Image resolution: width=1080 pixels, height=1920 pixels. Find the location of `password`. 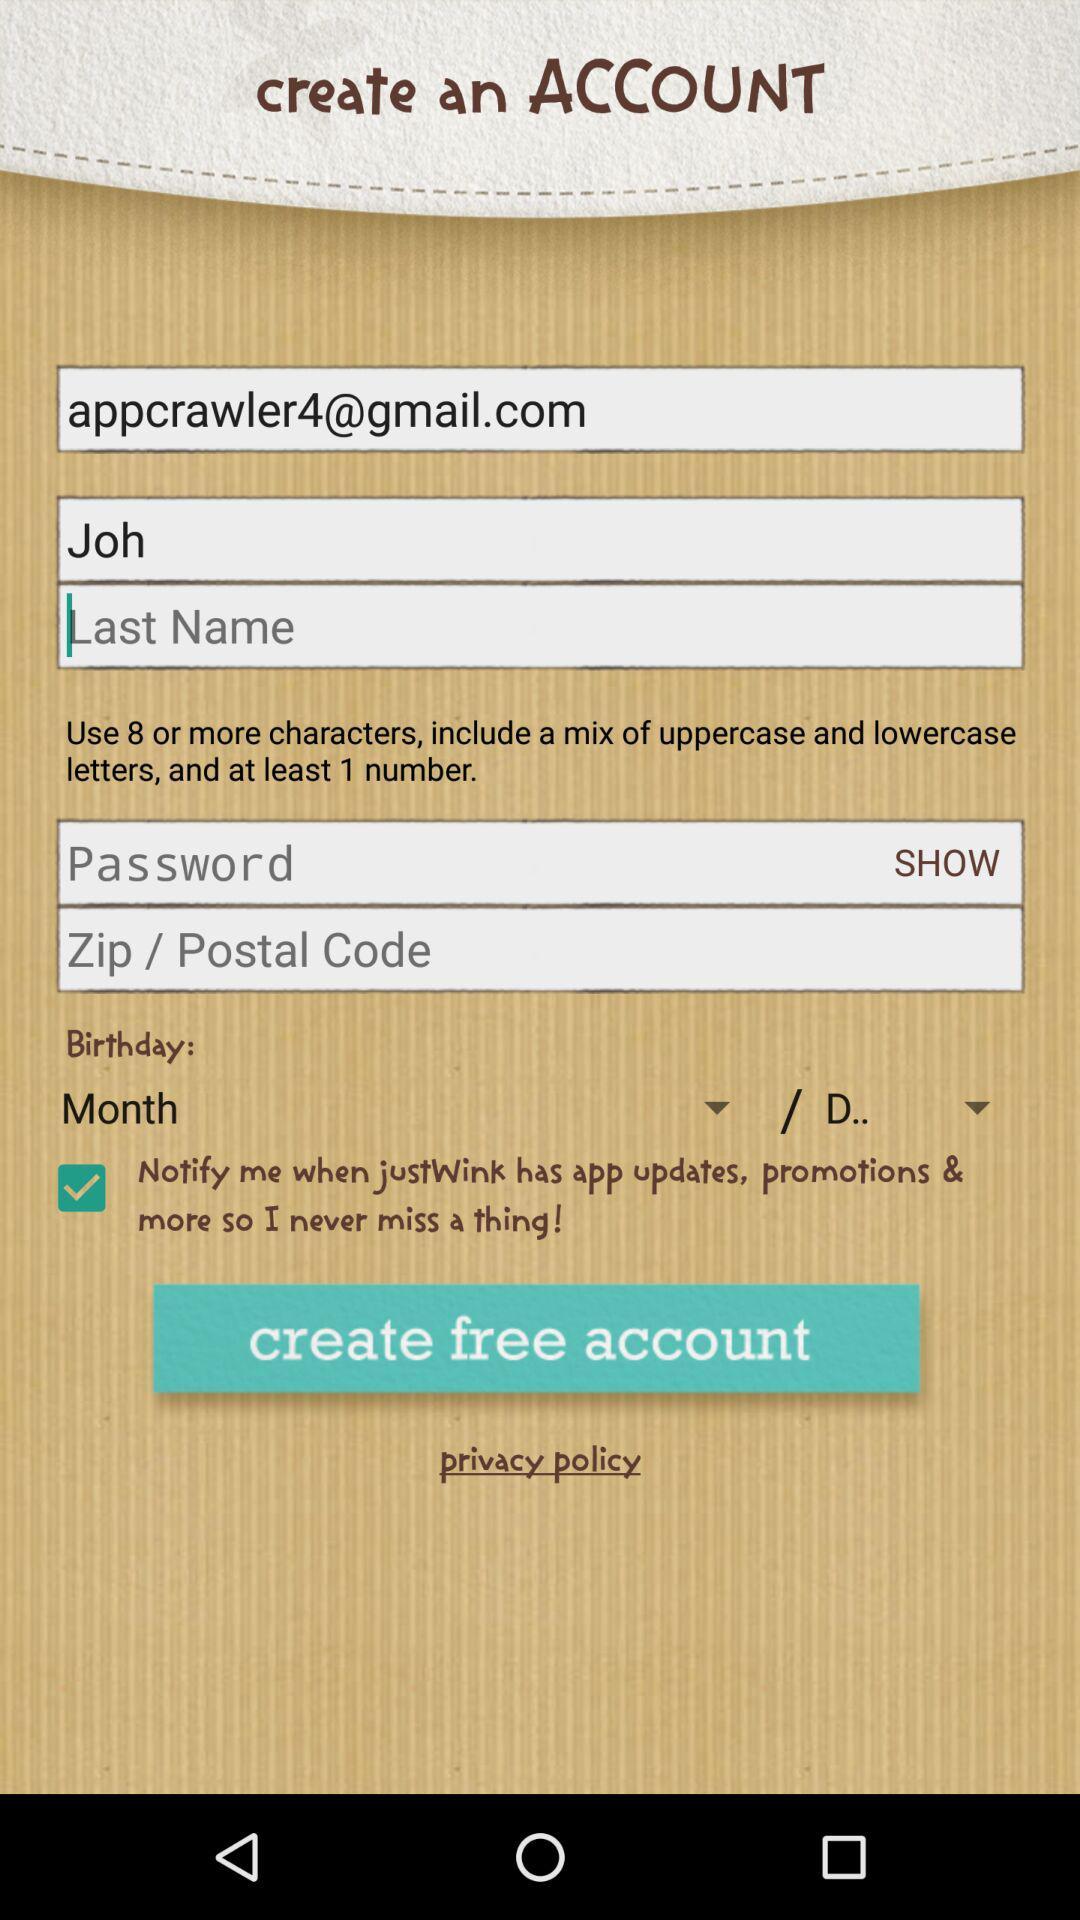

password is located at coordinates (480, 862).